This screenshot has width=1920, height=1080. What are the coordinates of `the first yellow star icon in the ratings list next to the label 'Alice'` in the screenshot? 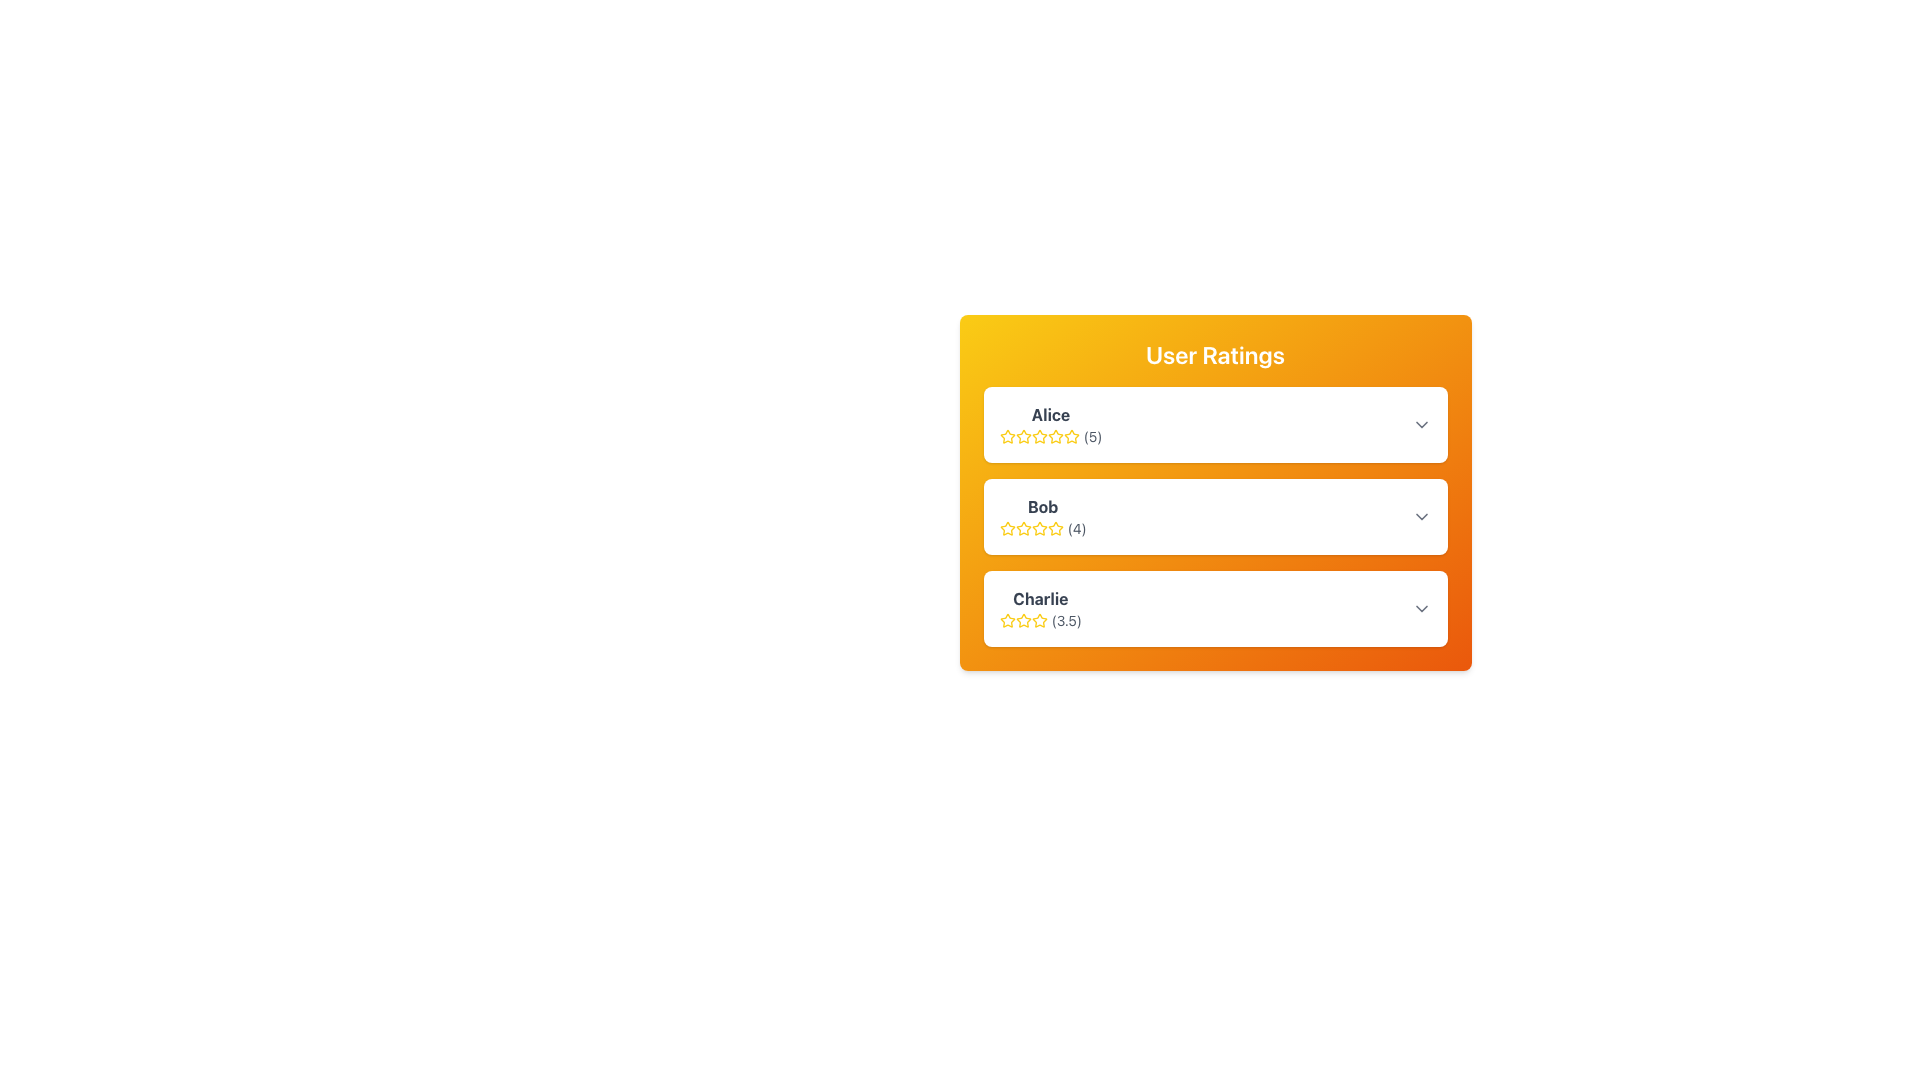 It's located at (1007, 435).